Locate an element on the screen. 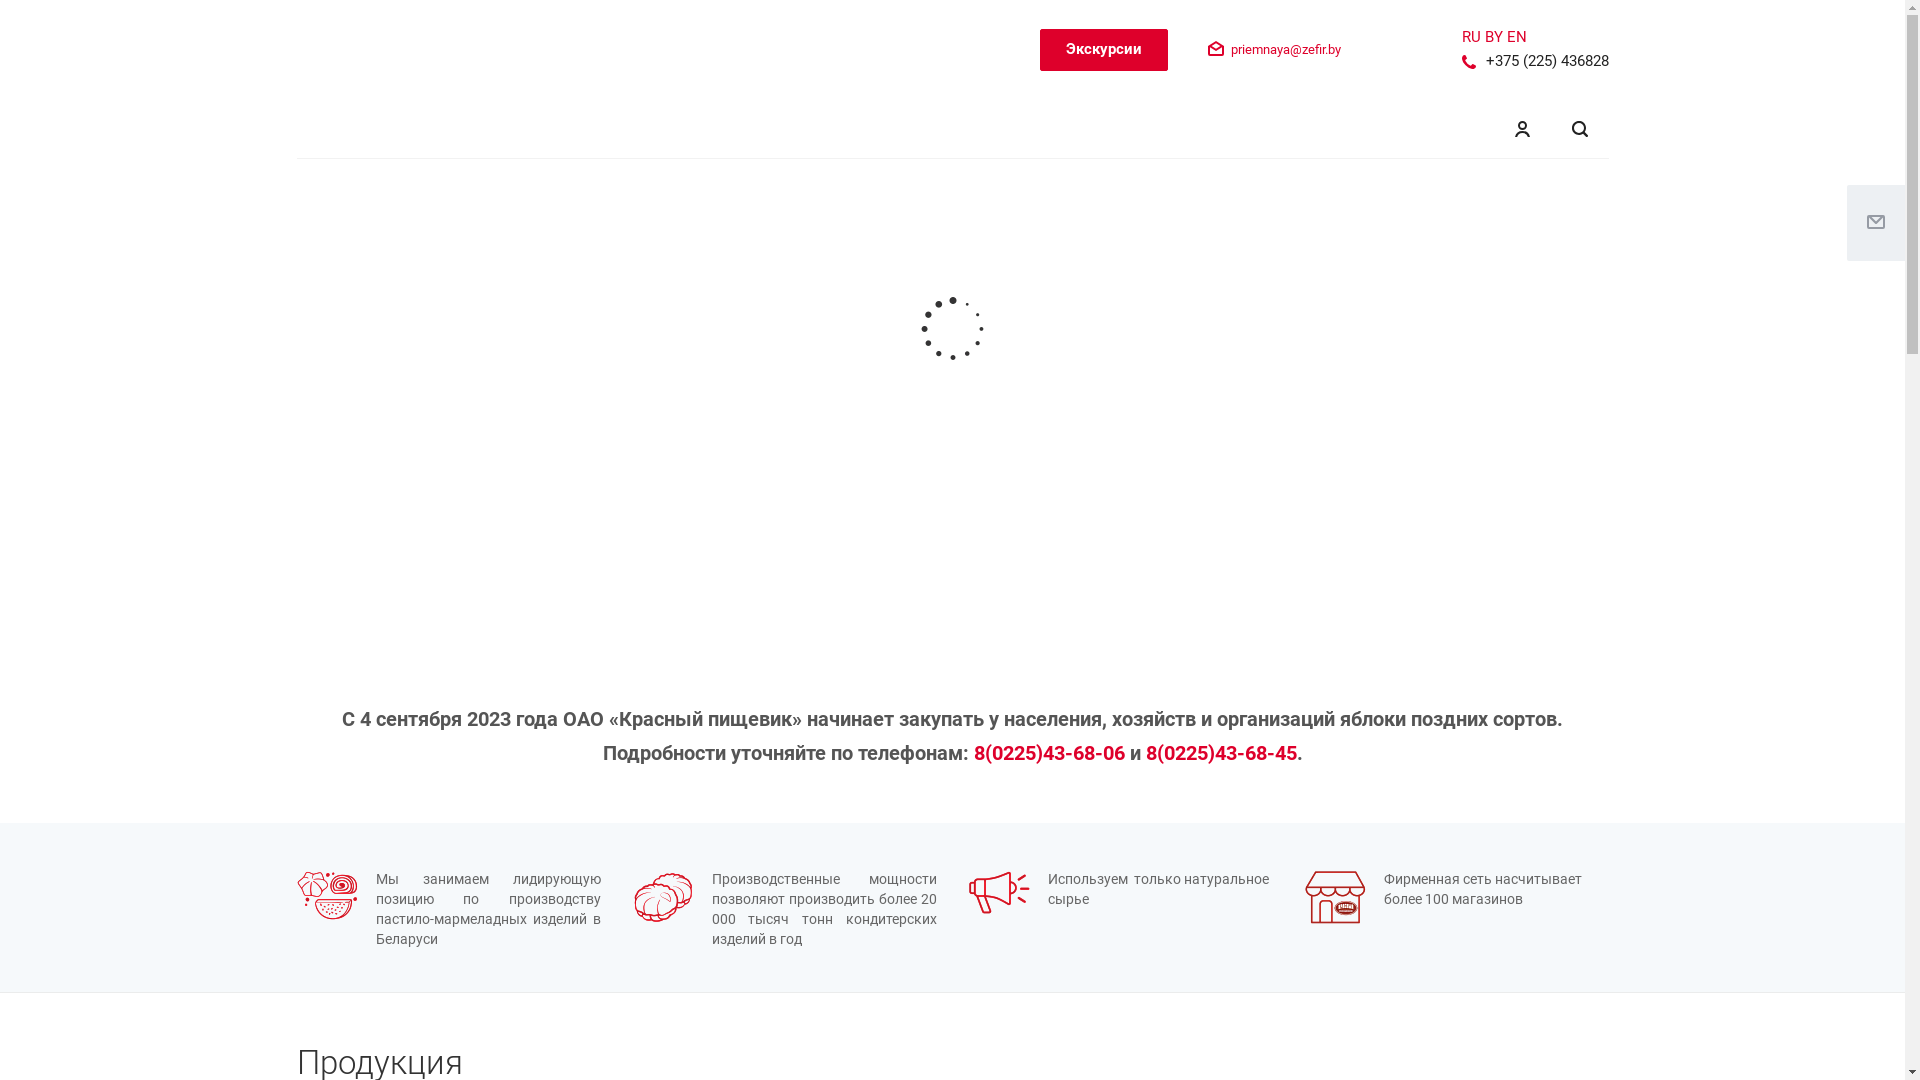 The height and width of the screenshot is (1080, 1920). '8(0225)43-68-06' is located at coordinates (1048, 752).